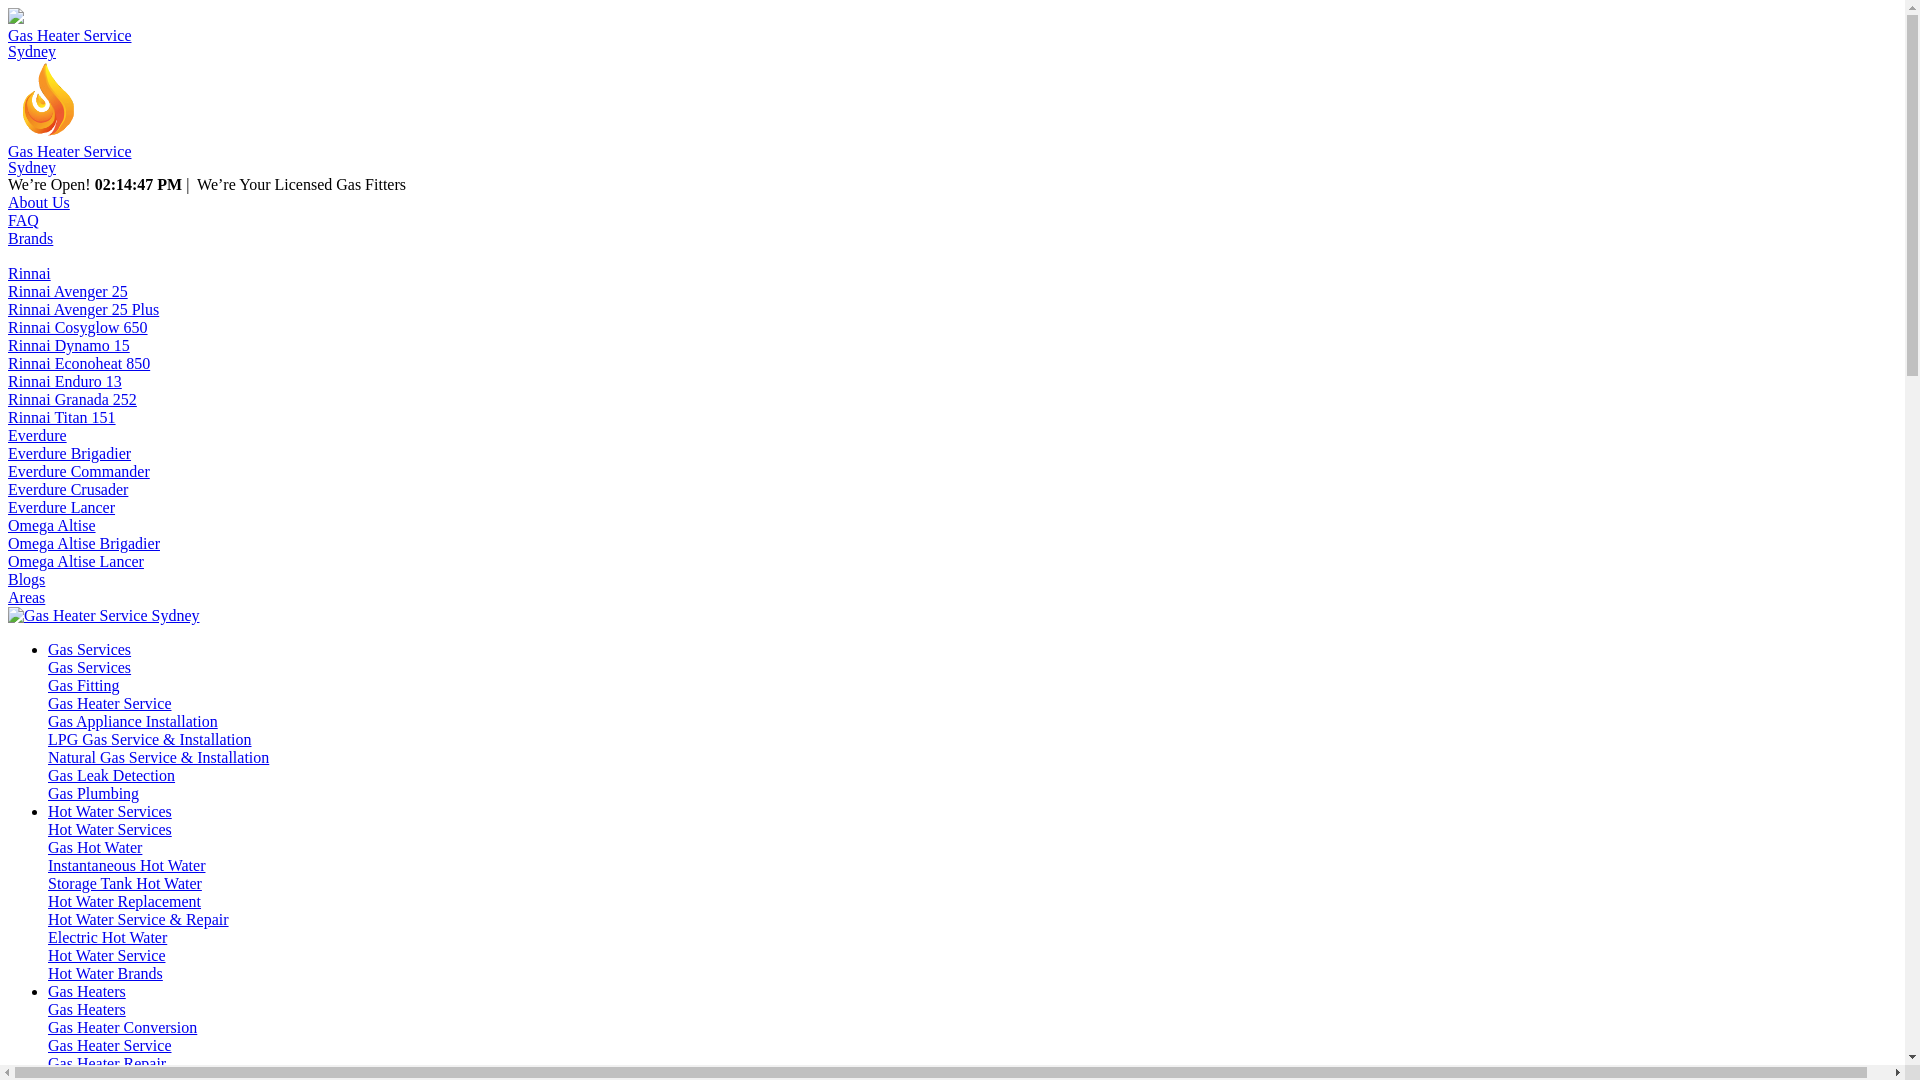 The width and height of the screenshot is (1920, 1080). Describe the element at coordinates (62, 416) in the screenshot. I see `'Rinnai Titan 151'` at that location.